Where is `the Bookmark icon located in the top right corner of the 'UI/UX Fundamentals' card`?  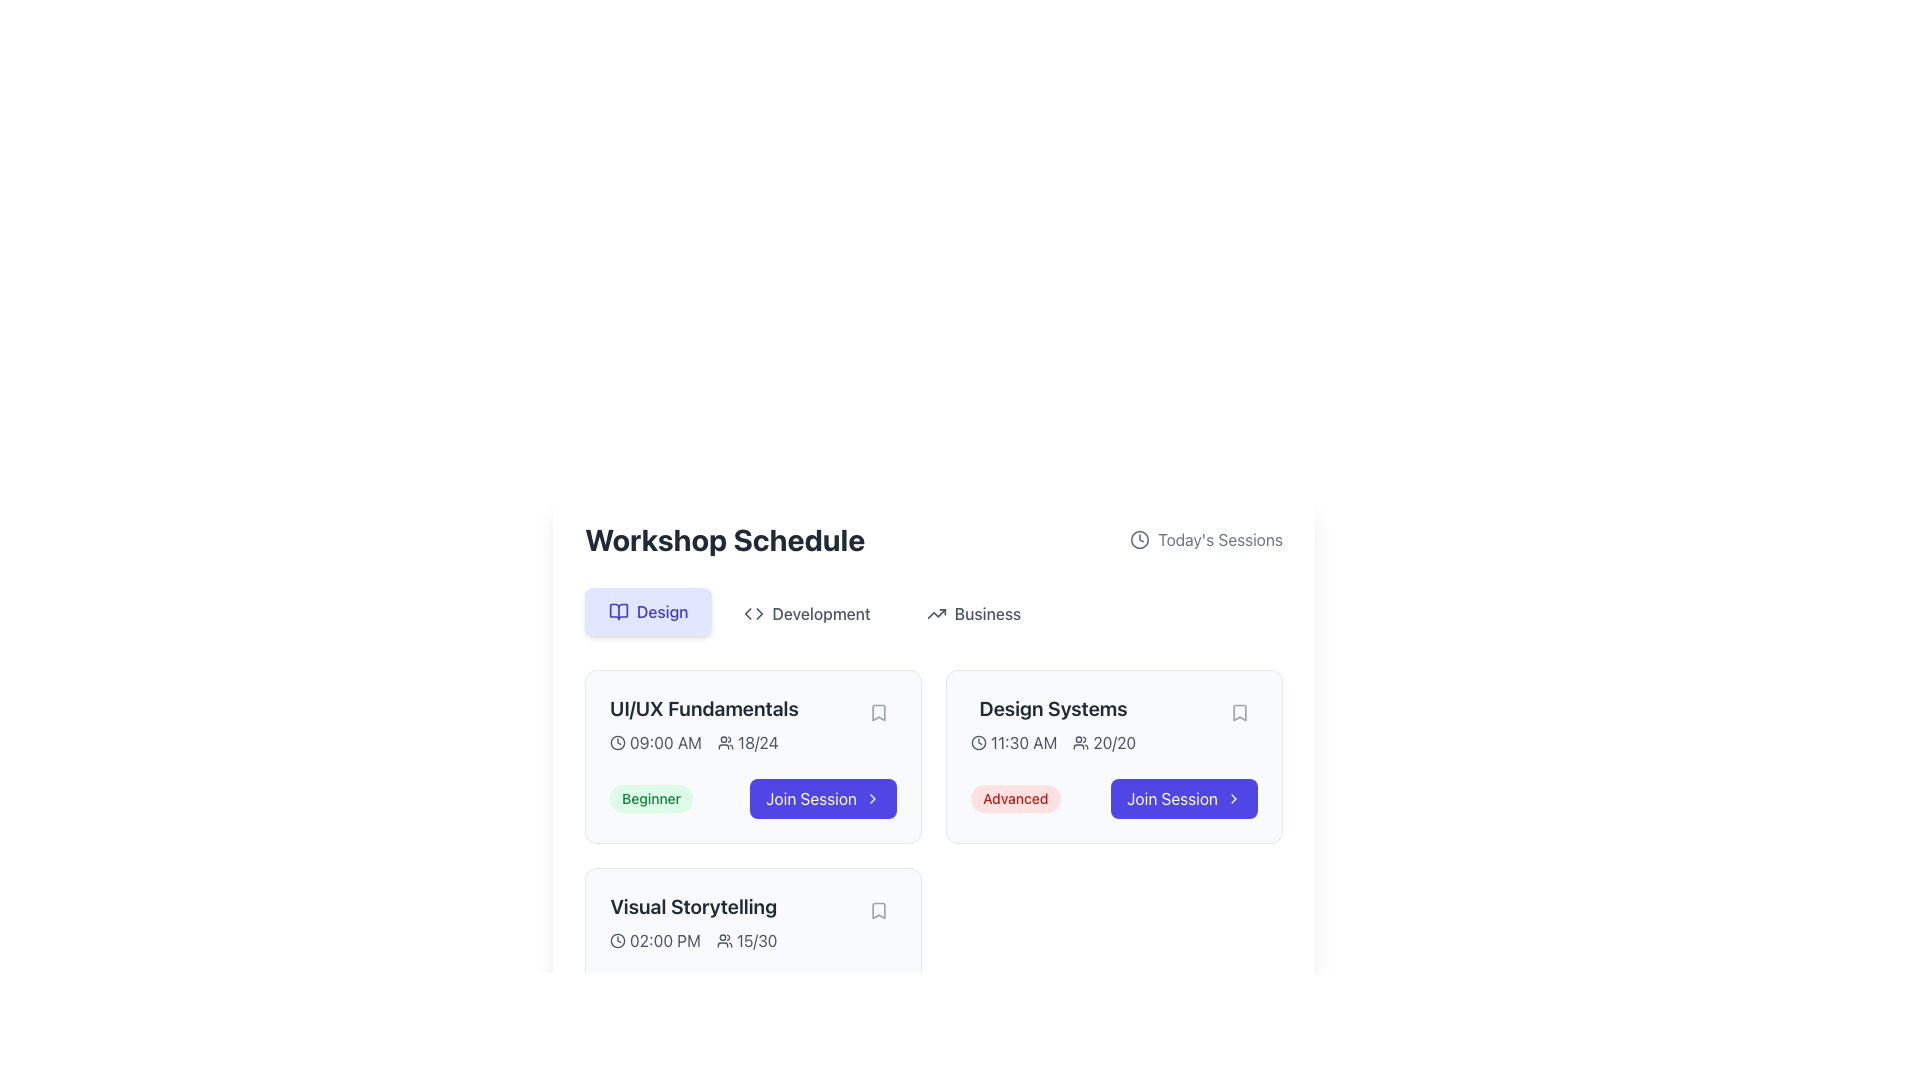
the Bookmark icon located in the top right corner of the 'UI/UX Fundamentals' card is located at coordinates (878, 712).